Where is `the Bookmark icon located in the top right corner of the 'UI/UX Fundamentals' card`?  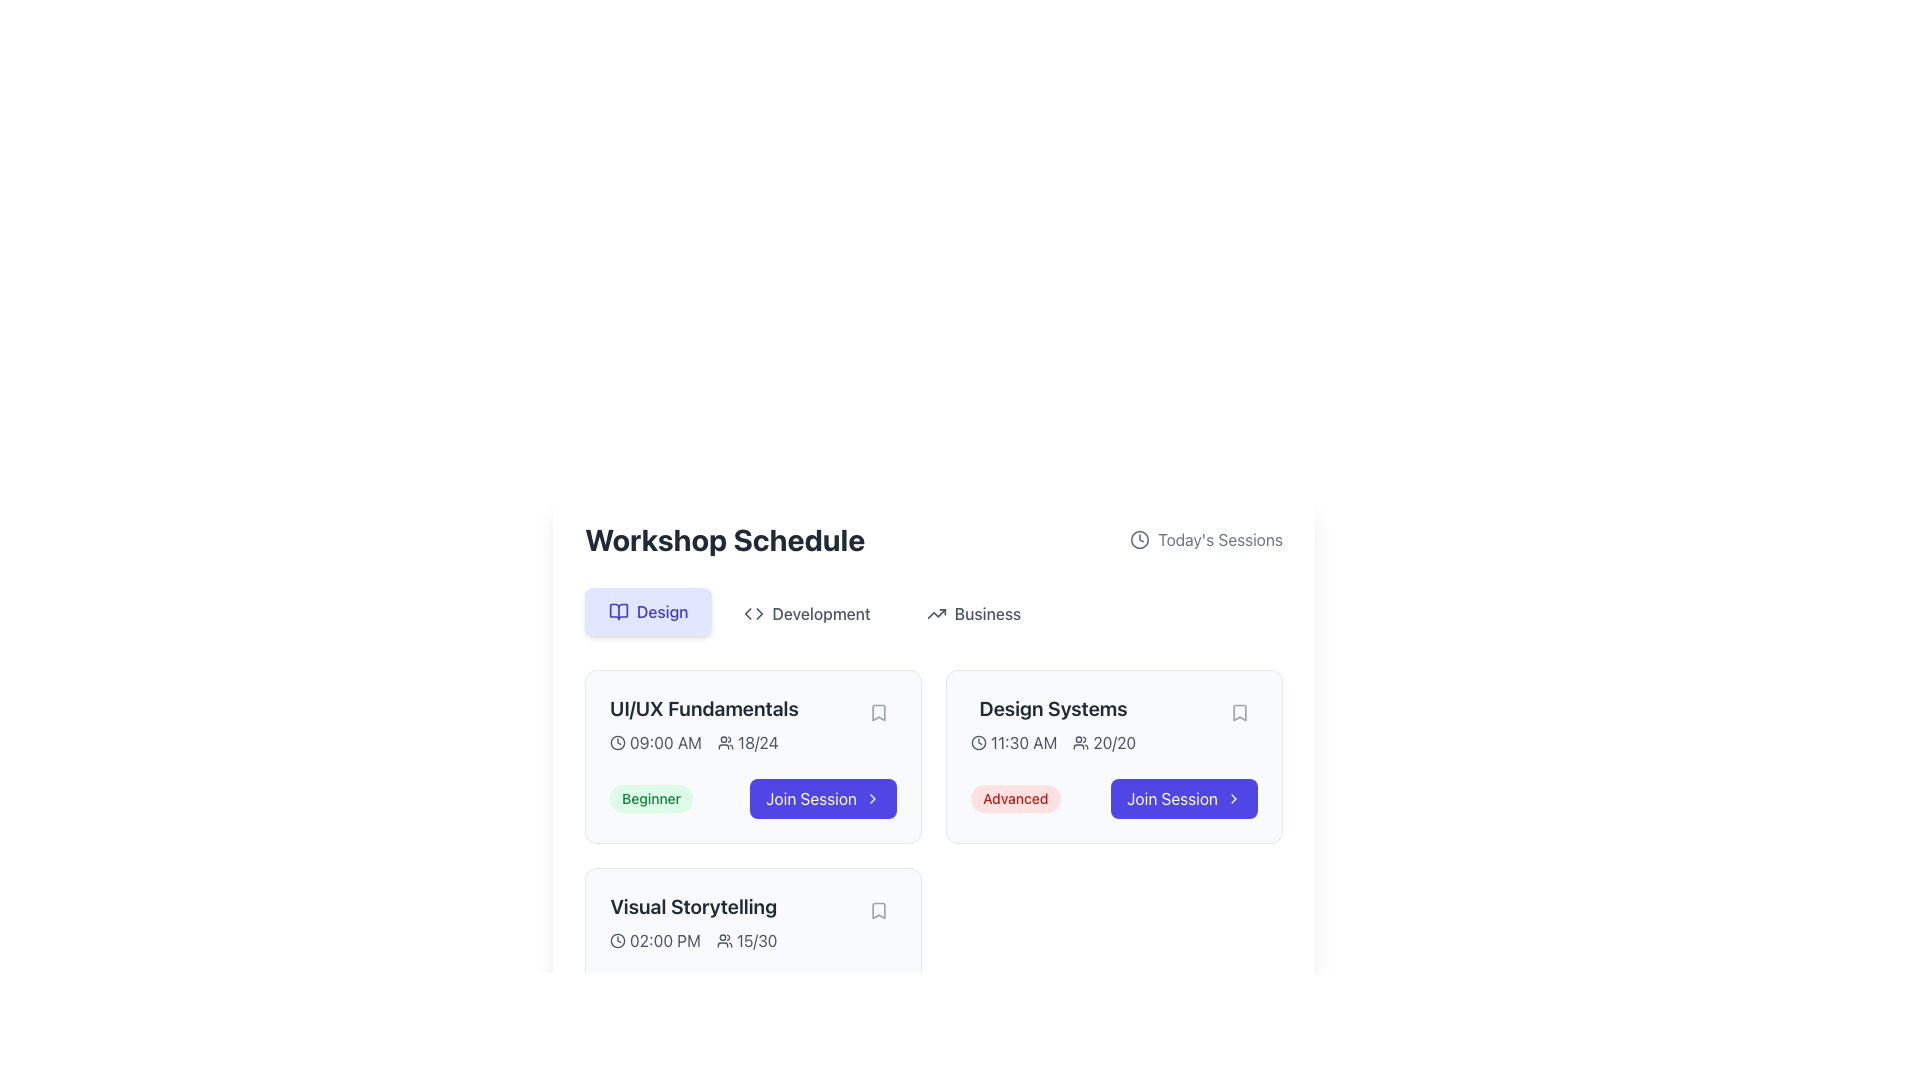
the Bookmark icon located in the top right corner of the 'UI/UX Fundamentals' card is located at coordinates (878, 712).